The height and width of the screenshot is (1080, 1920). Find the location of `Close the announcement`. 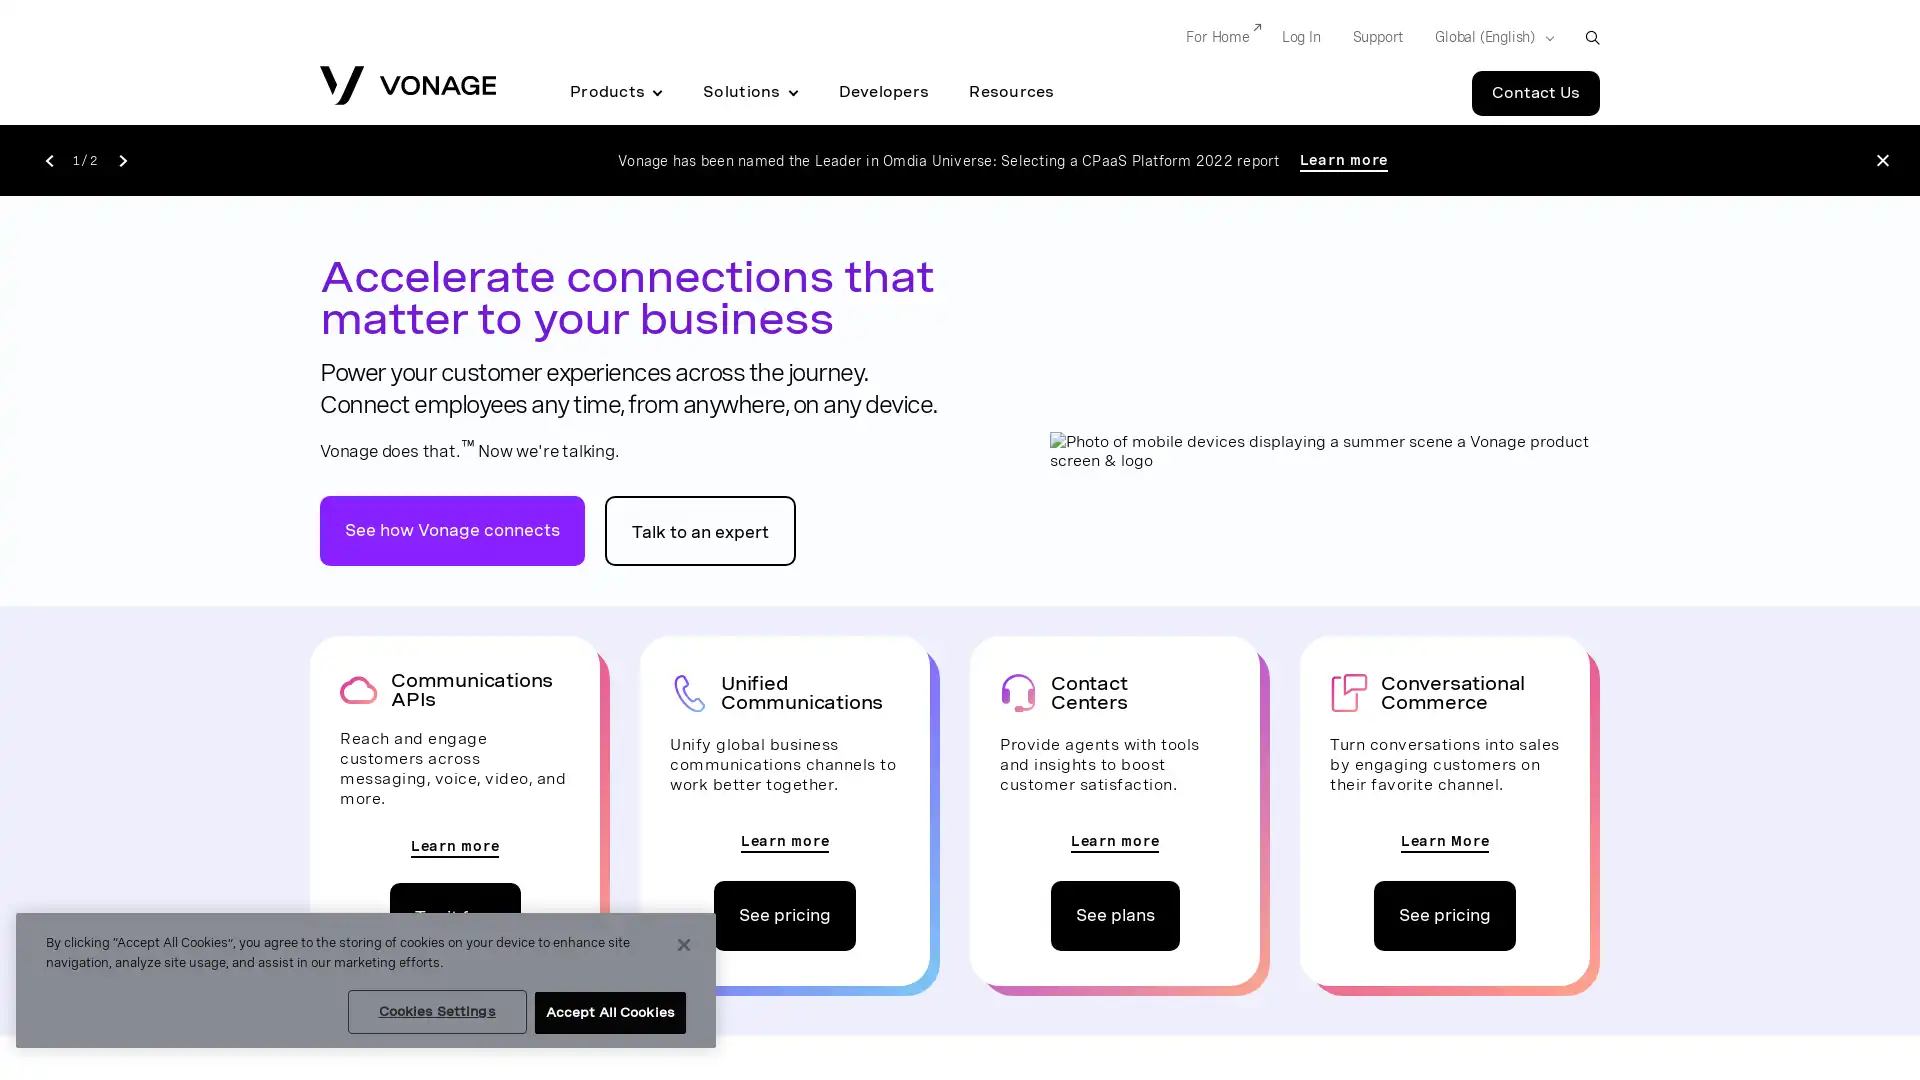

Close the announcement is located at coordinates (1881, 159).